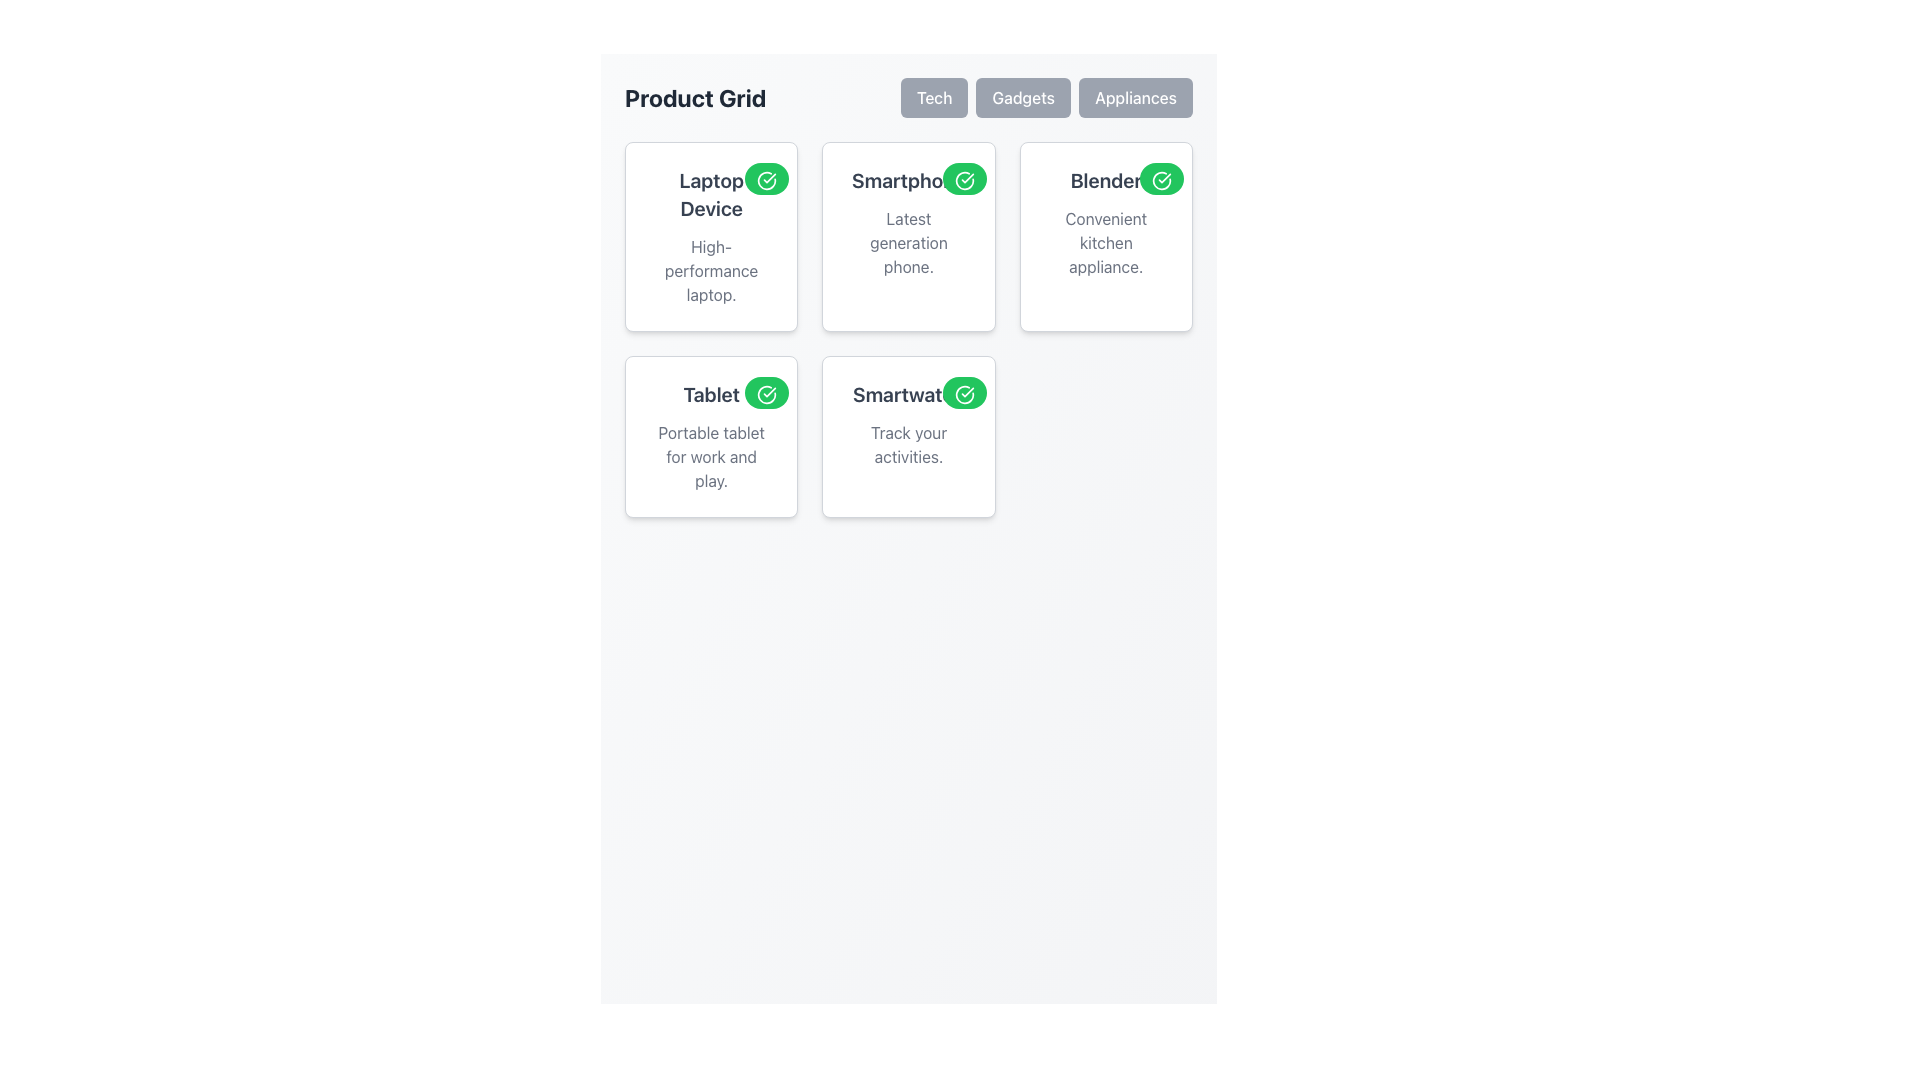  Describe the element at coordinates (695, 97) in the screenshot. I see `the bold heading text 'Product Grid' located prominently in the upper-left section of the interface` at that location.